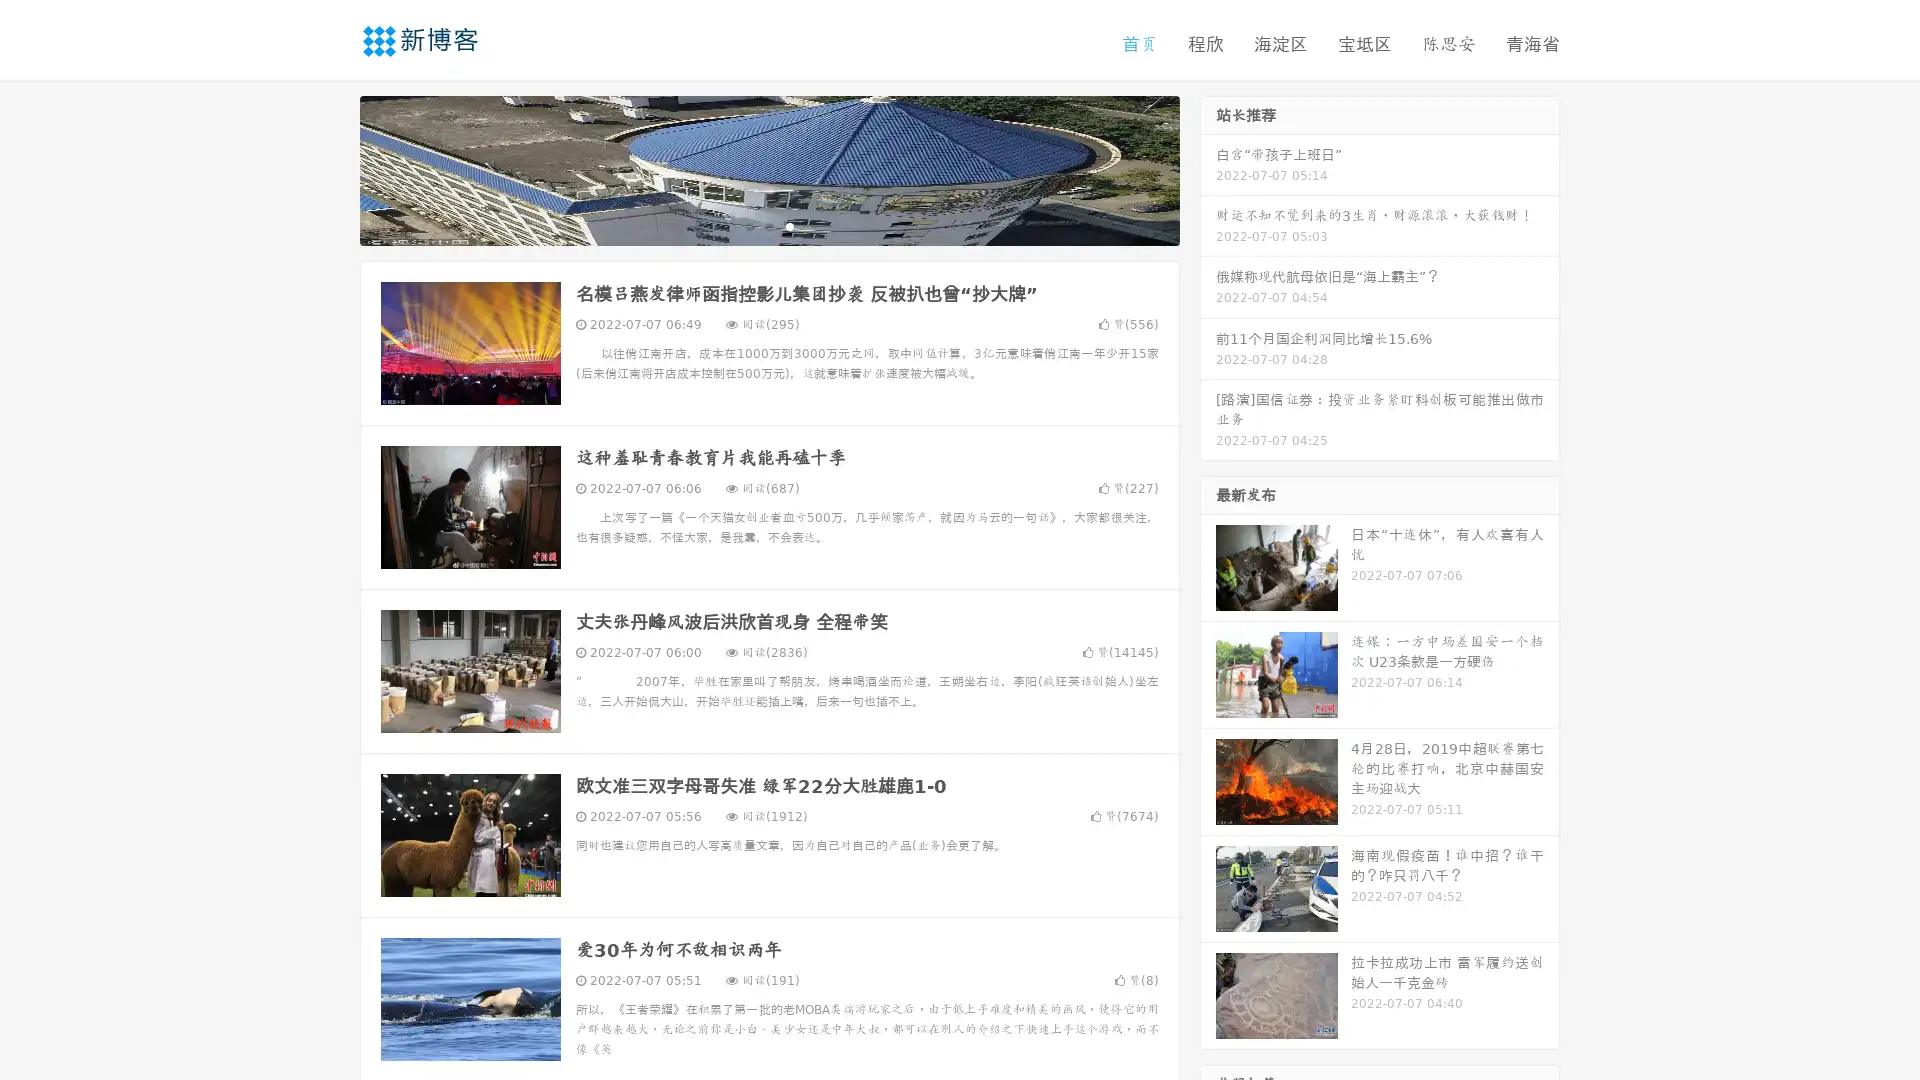 This screenshot has height=1080, width=1920. What do you see at coordinates (330, 168) in the screenshot?
I see `Previous slide` at bounding box center [330, 168].